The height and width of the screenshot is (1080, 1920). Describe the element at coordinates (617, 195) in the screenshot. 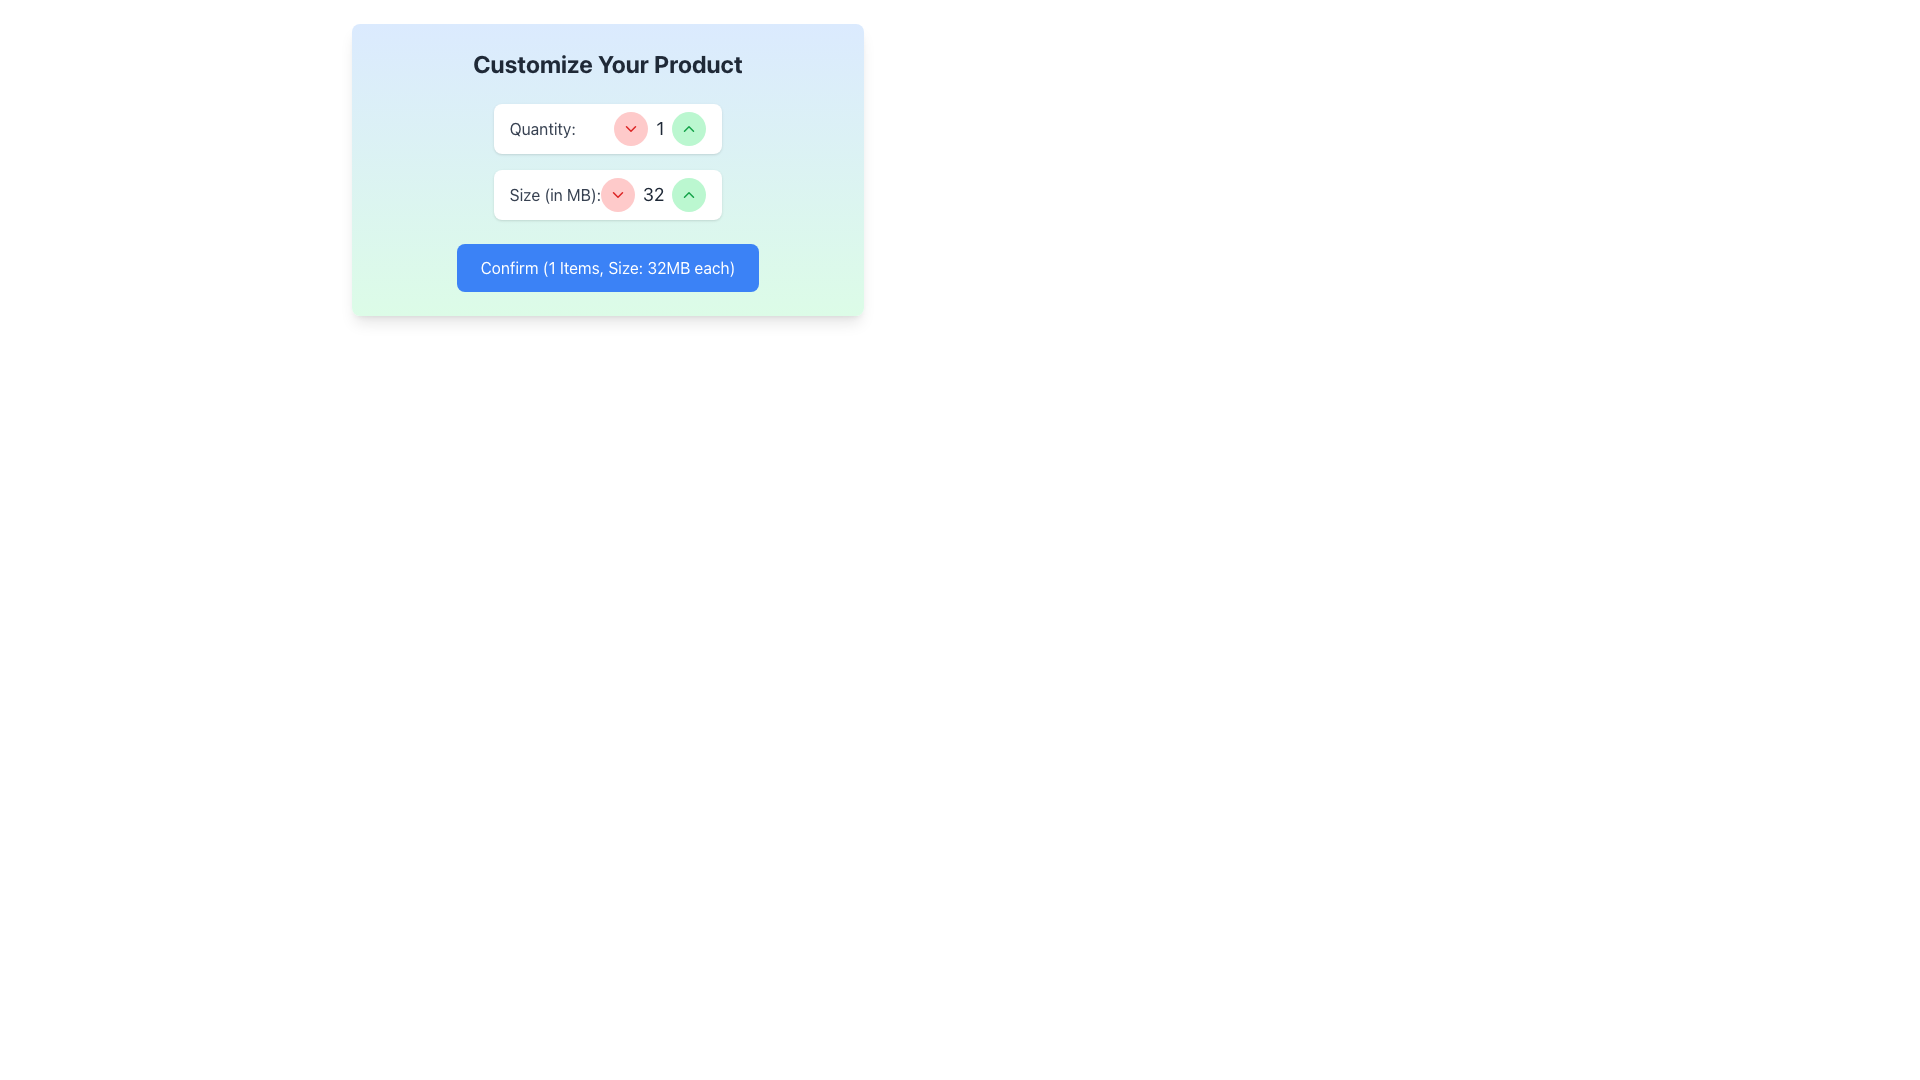

I see `the Chevron icon embedded in the button located to the left of the 'Size (in MB):' input field` at that location.